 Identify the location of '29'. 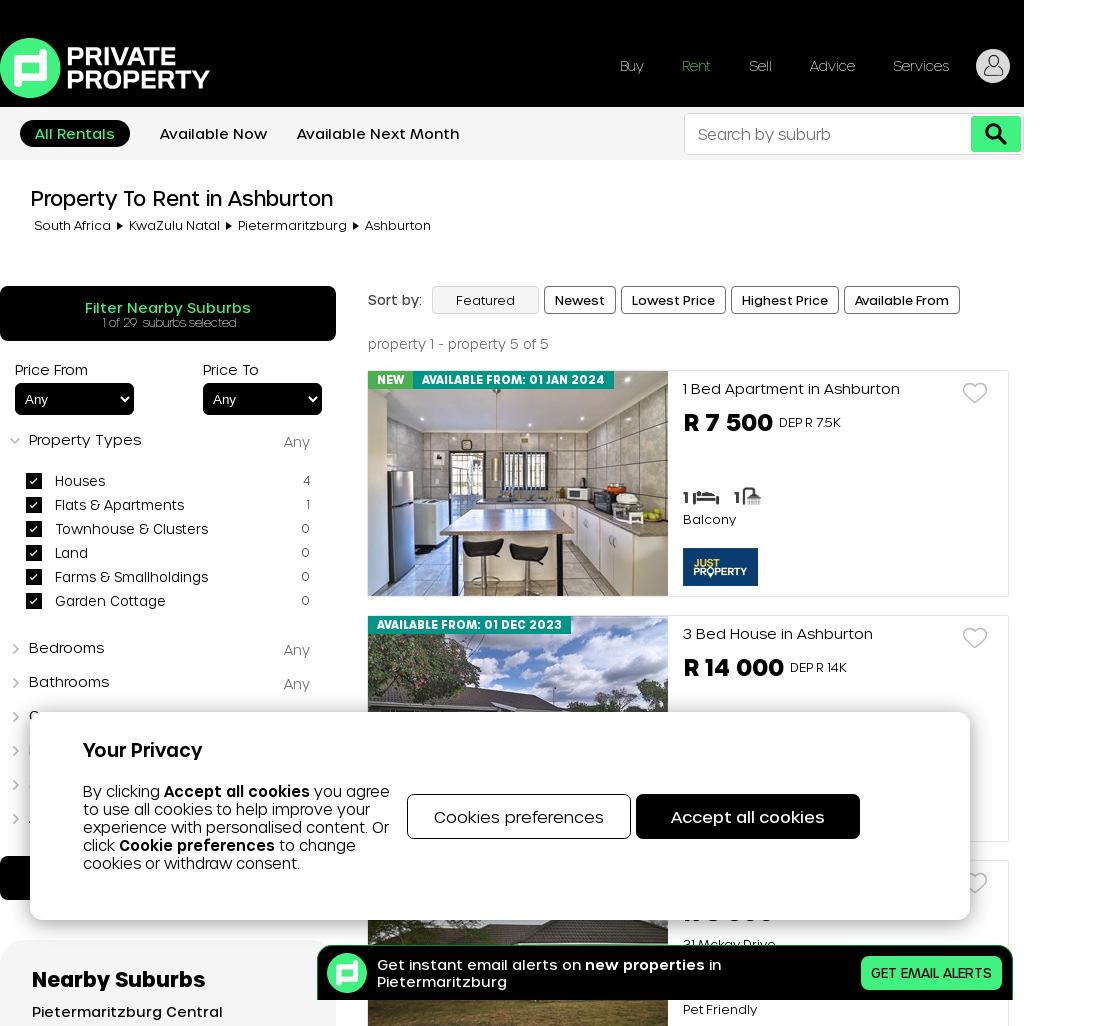
(129, 321).